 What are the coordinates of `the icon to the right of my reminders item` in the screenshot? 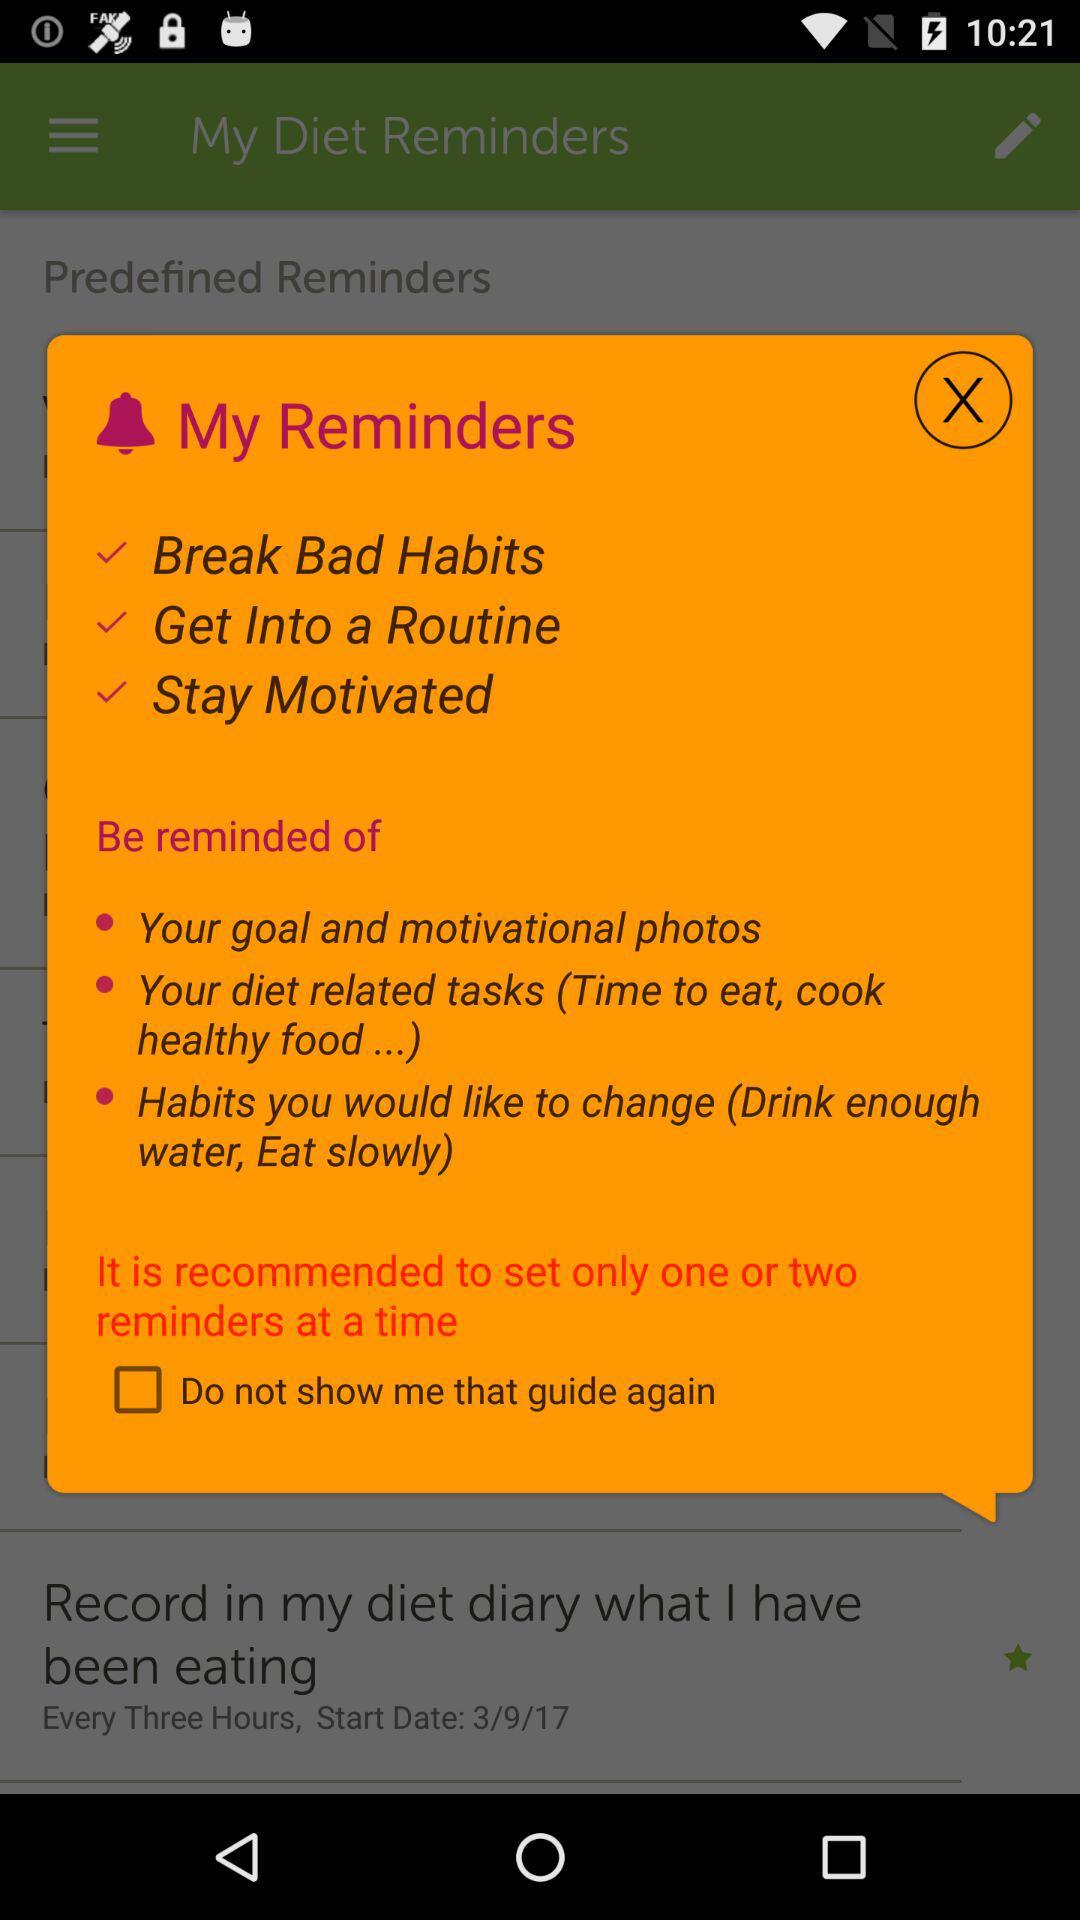 It's located at (962, 400).